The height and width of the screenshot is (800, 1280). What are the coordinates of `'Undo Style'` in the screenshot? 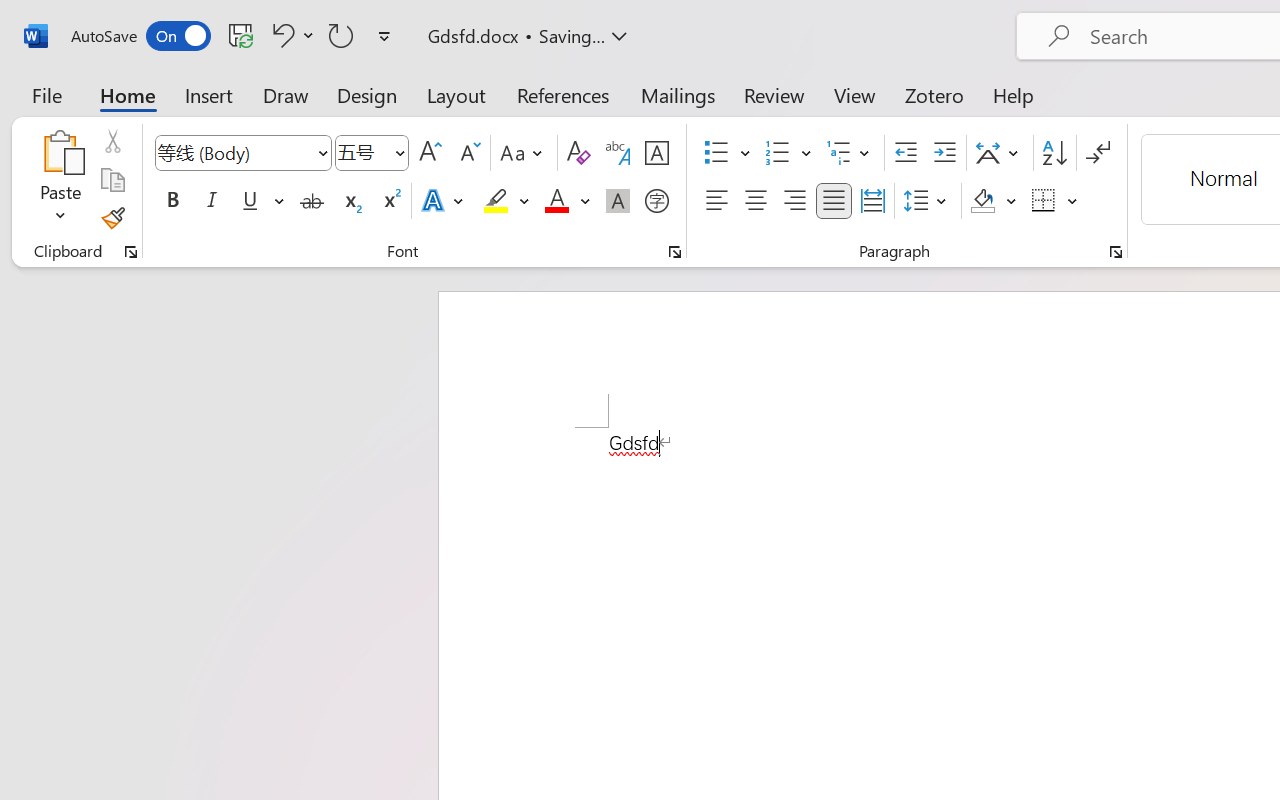 It's located at (279, 34).